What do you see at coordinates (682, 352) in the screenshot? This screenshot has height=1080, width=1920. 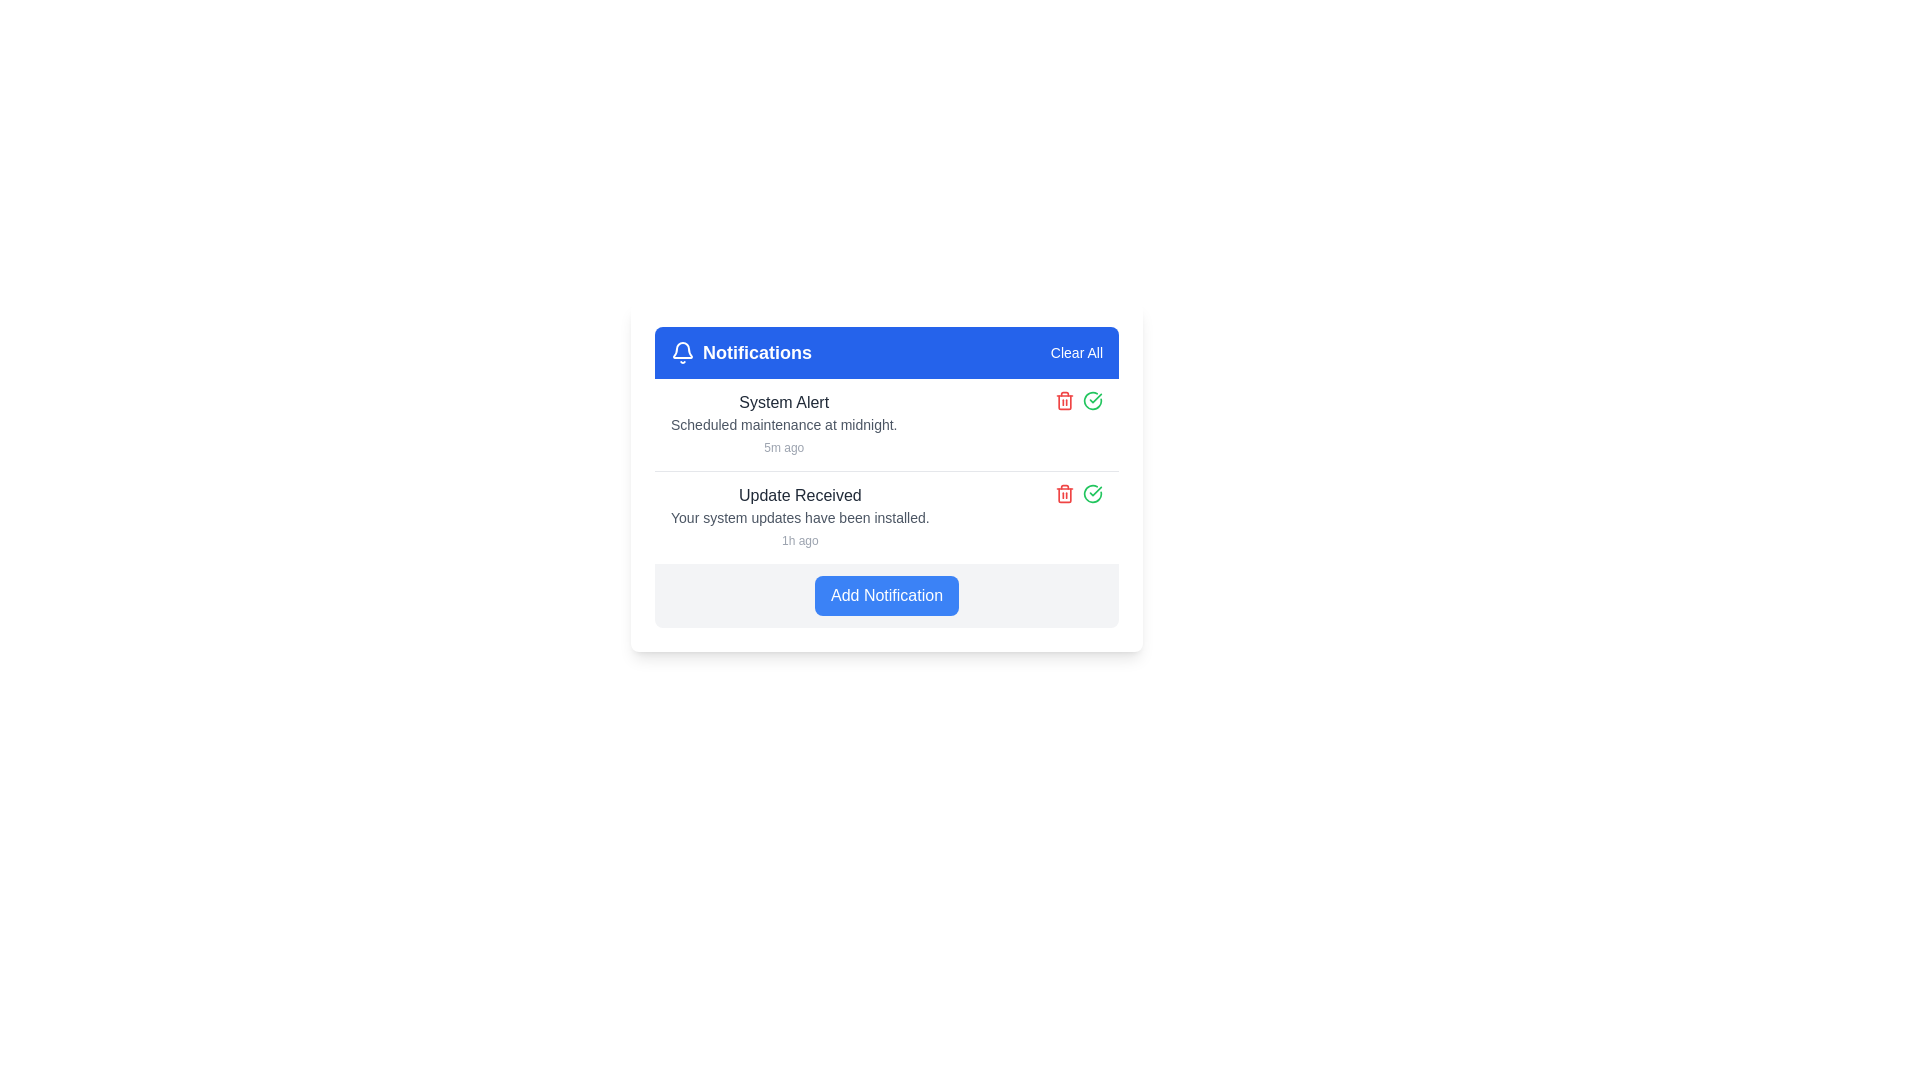 I see `the decorative notification icon located at the far left of the header section, preceding the 'Notifications' title` at bounding box center [682, 352].